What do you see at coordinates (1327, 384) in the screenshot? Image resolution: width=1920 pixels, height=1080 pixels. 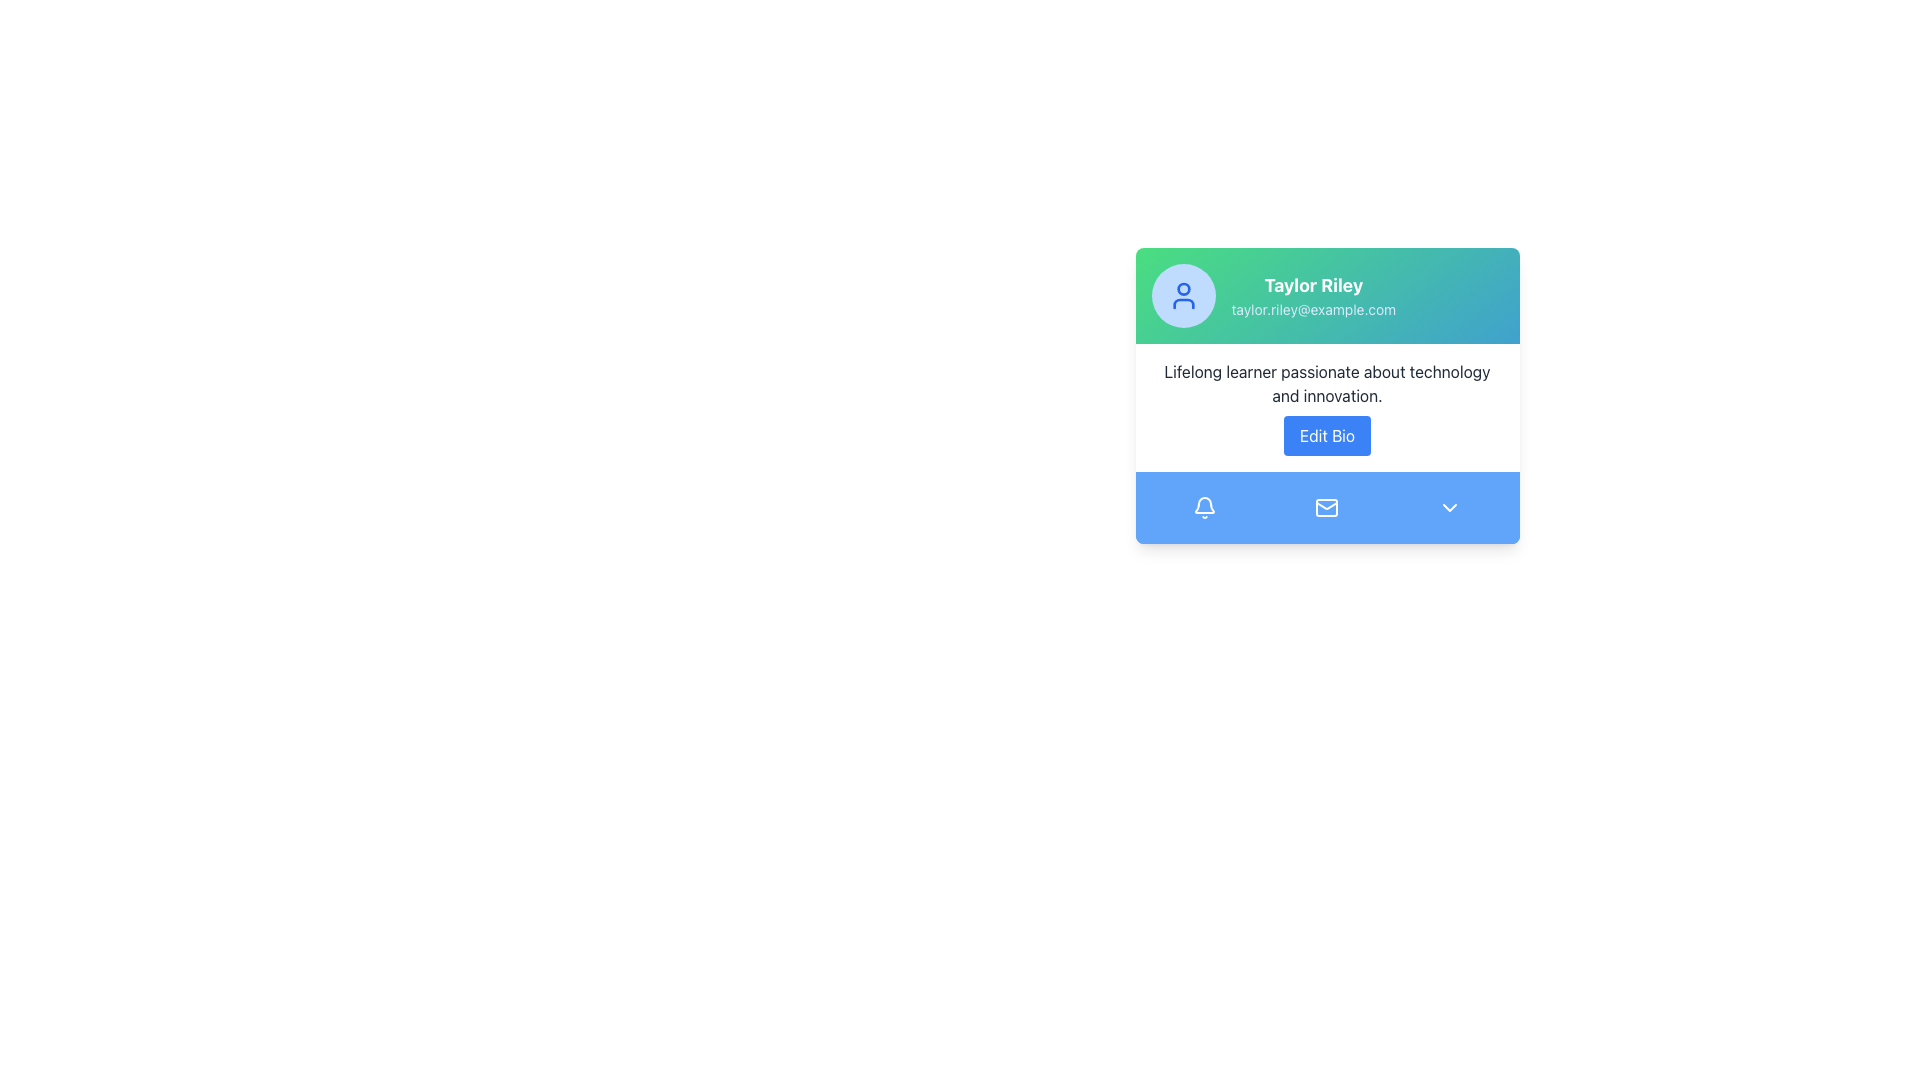 I see `the text component displaying 'Lifelong learner passionate about technology and innovation.' which is styled in dark text on a white background, positioned centrally in the profile card` at bounding box center [1327, 384].